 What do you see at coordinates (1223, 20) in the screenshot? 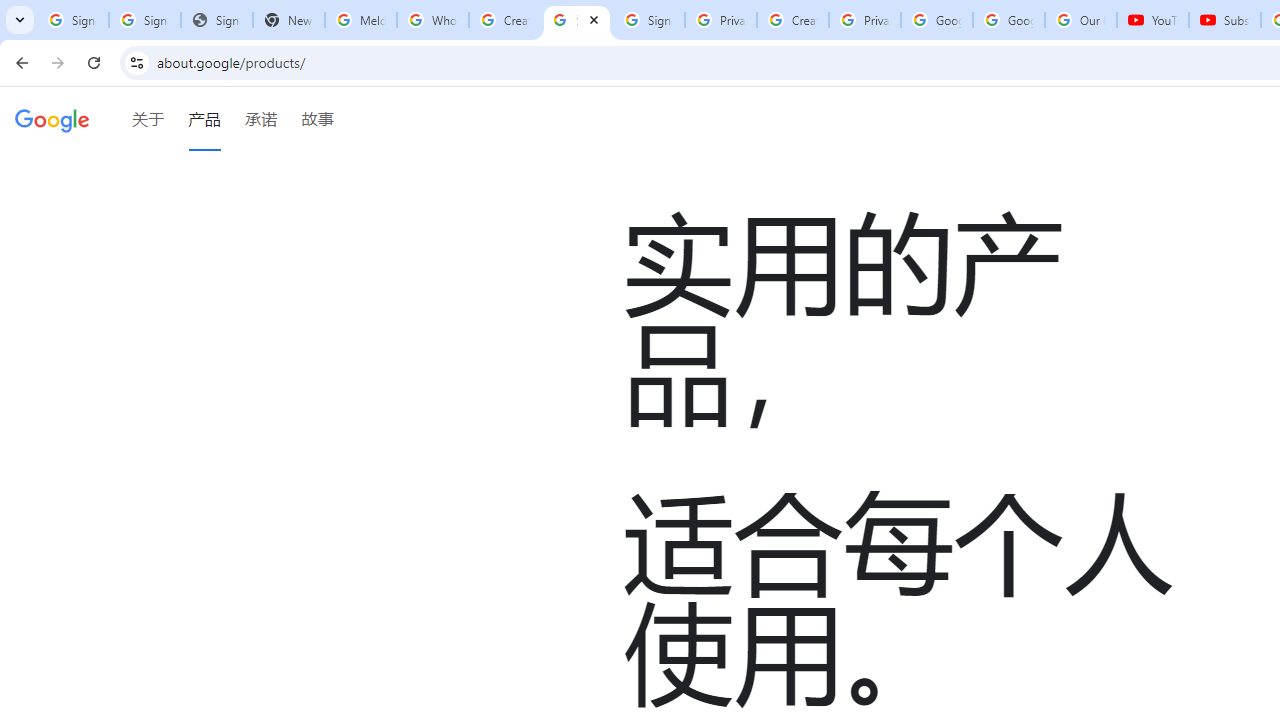
I see `'Subscriptions - YouTube'` at bounding box center [1223, 20].